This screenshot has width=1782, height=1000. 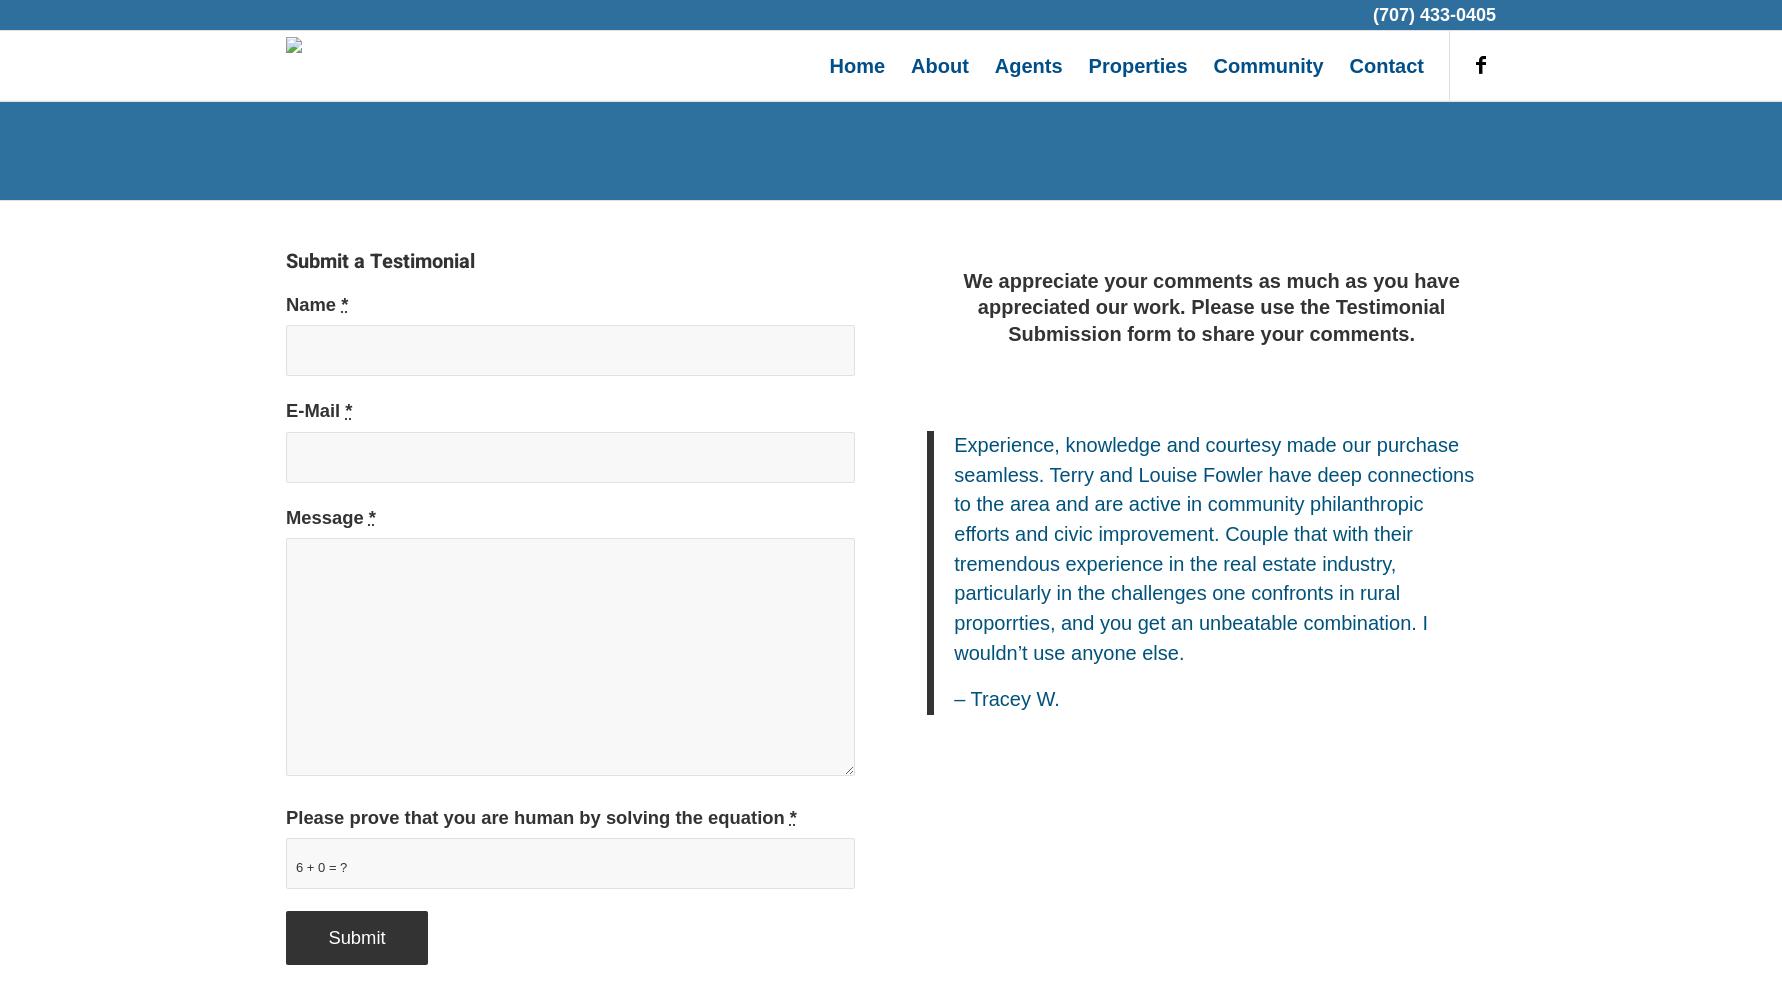 I want to click on 'Experience, knowledge and courtesy made our purchase seamless. Terry and Louise Fowler have deep connections to the area and are active in community philanthropic efforts and civic improvement. Couple that with their tremendous experience in the real estate industry, particularly in the challenges one confronts in rural proporrties, and you get an unbeatable combination. I wouldn’t use anyone else.', so click(x=954, y=548).